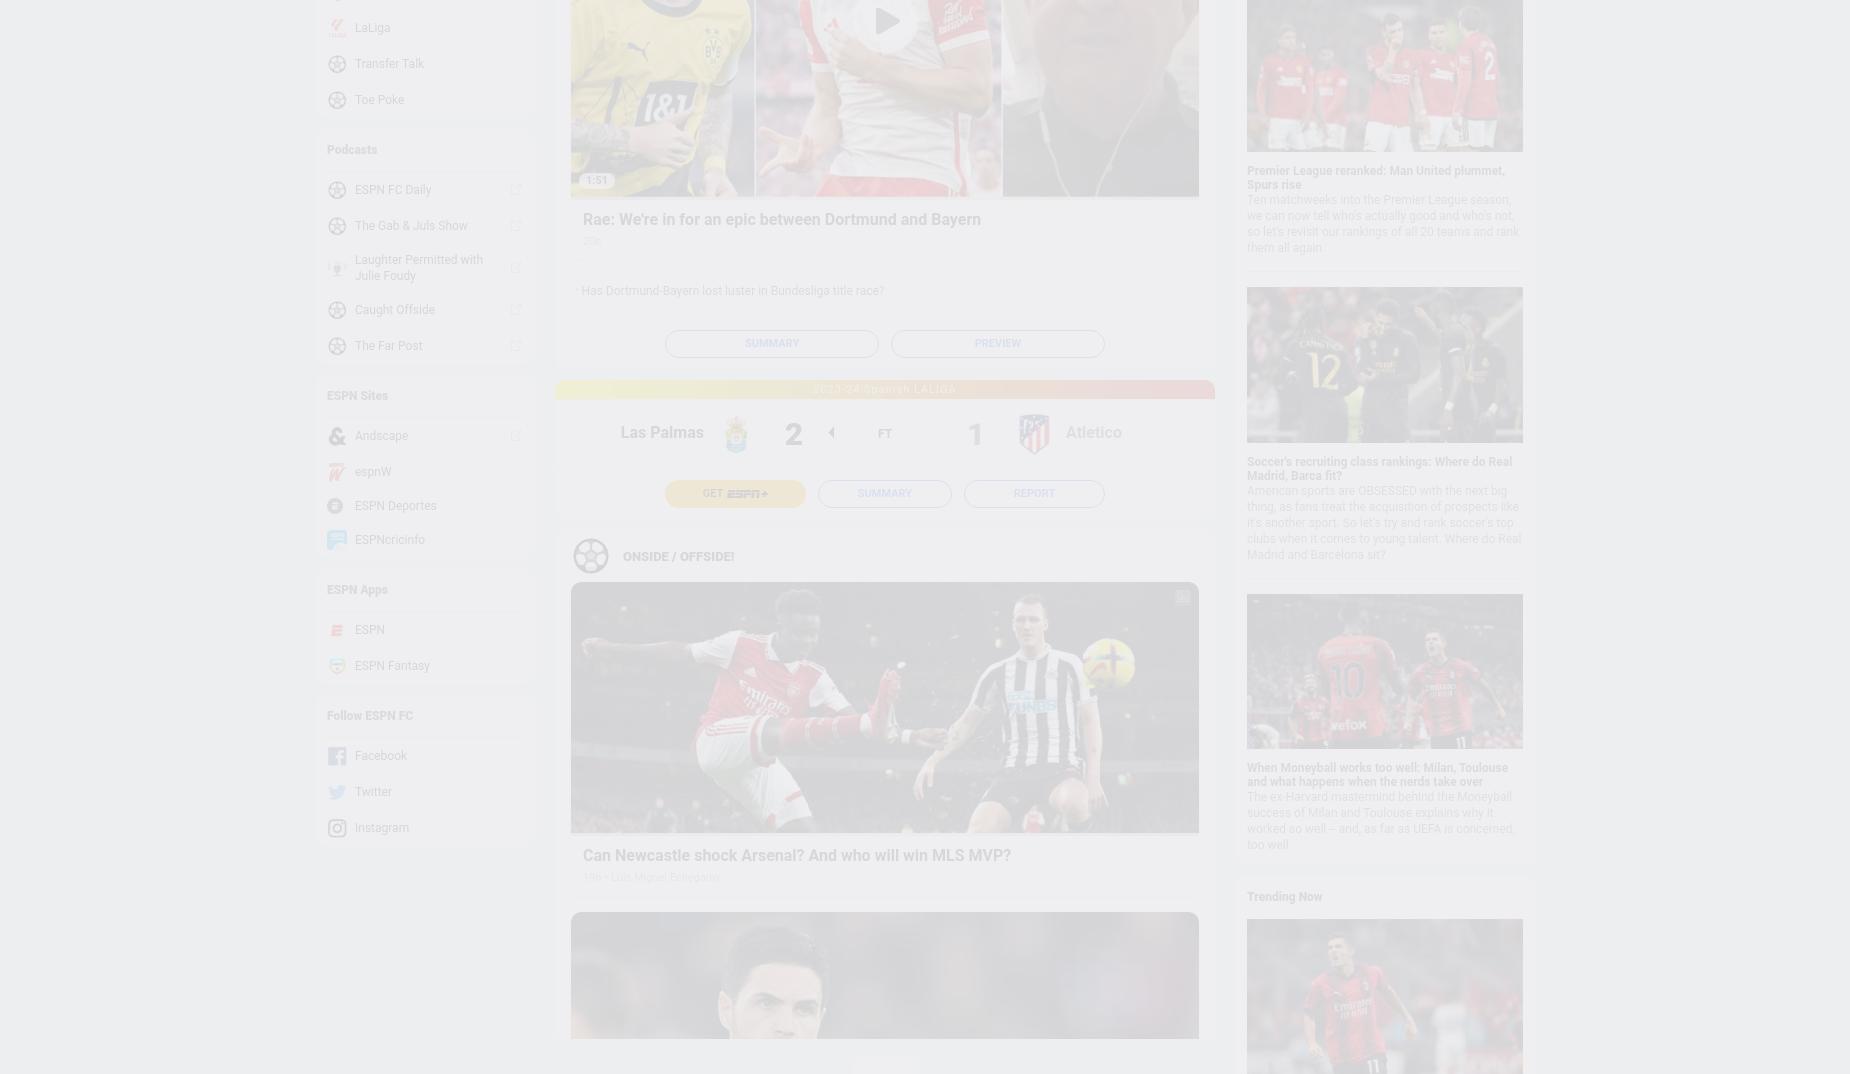  Describe the element at coordinates (354, 827) in the screenshot. I see `'Instagram'` at that location.